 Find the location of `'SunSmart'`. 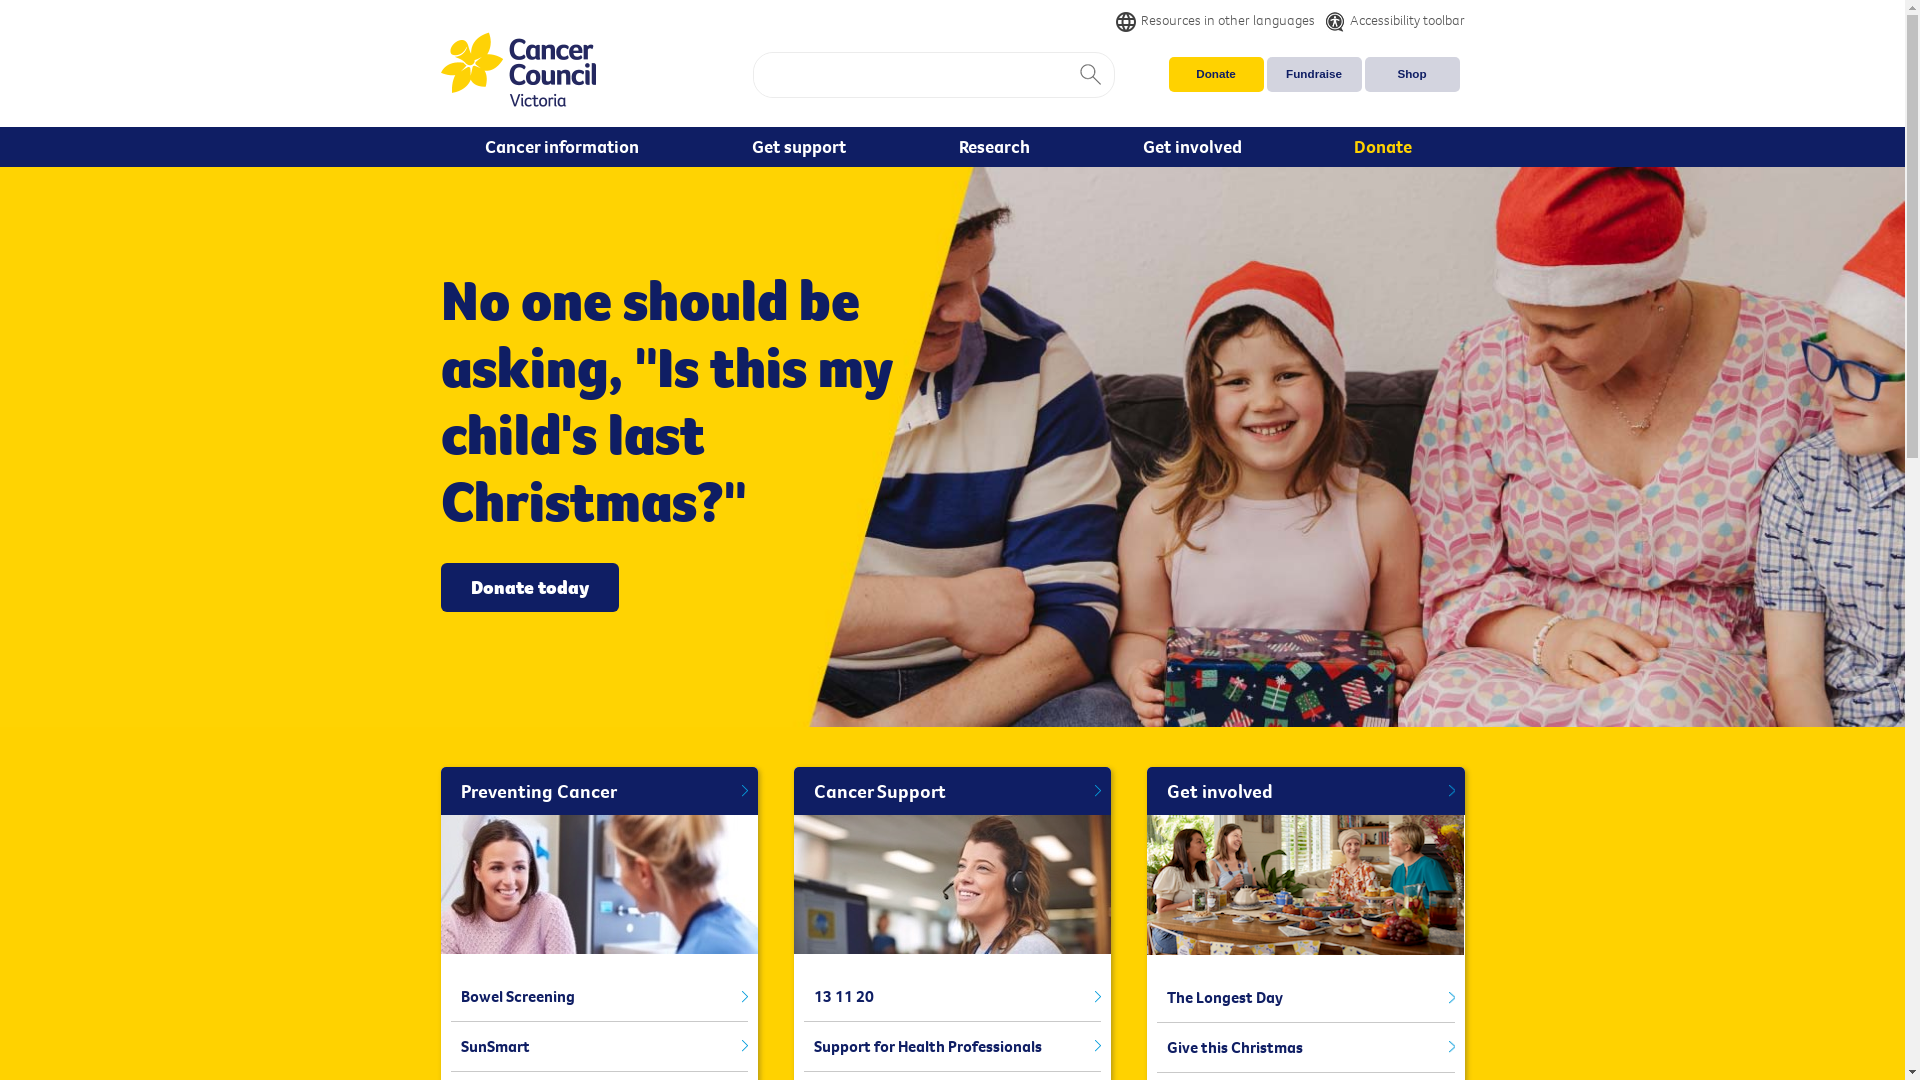

'SunSmart' is located at coordinates (597, 1045).